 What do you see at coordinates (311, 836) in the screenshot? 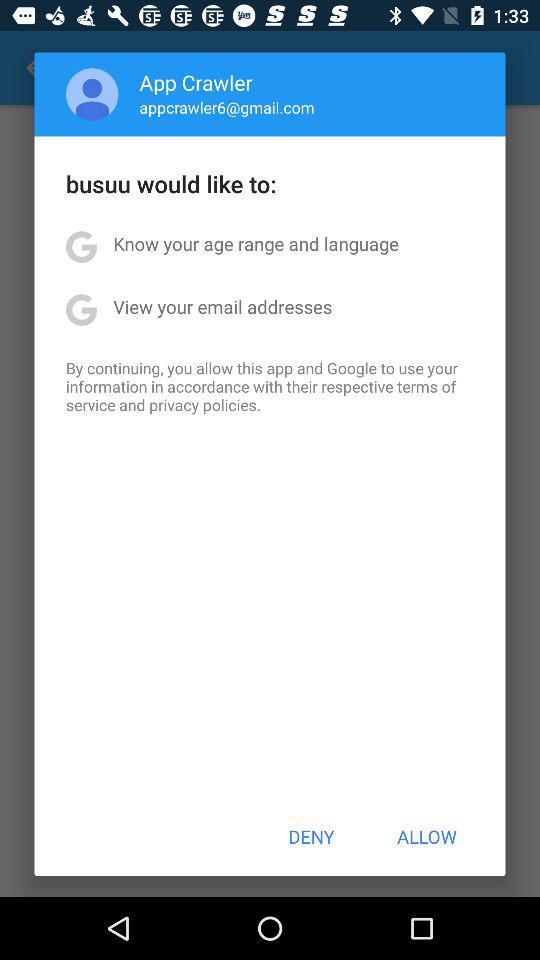
I see `item to the left of the allow button` at bounding box center [311, 836].